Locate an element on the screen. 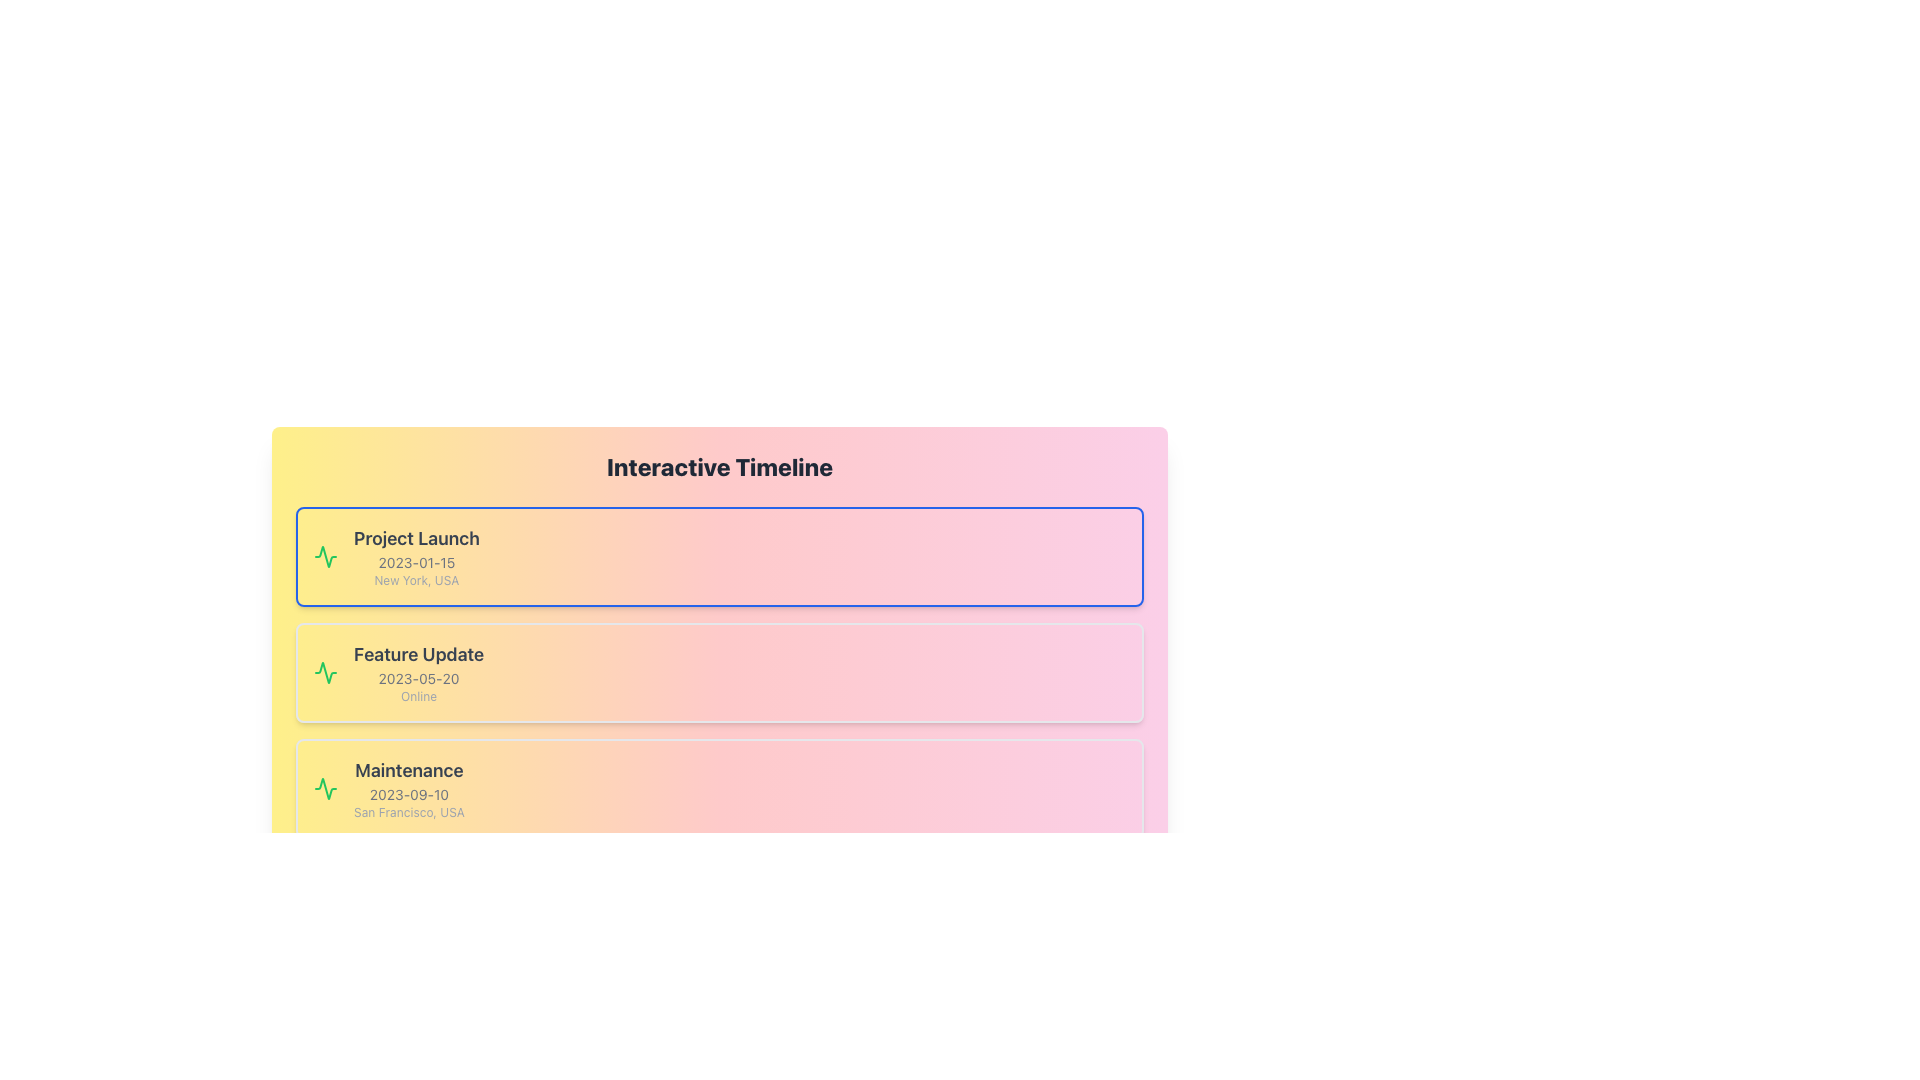 The height and width of the screenshot is (1080, 1920). the bold text label reading 'Feature Update', which is styled in dark gray on a pastel gradient background, located above the '2023-05-20' date and 'Online' location details in the second event card of the timeline is located at coordinates (418, 655).